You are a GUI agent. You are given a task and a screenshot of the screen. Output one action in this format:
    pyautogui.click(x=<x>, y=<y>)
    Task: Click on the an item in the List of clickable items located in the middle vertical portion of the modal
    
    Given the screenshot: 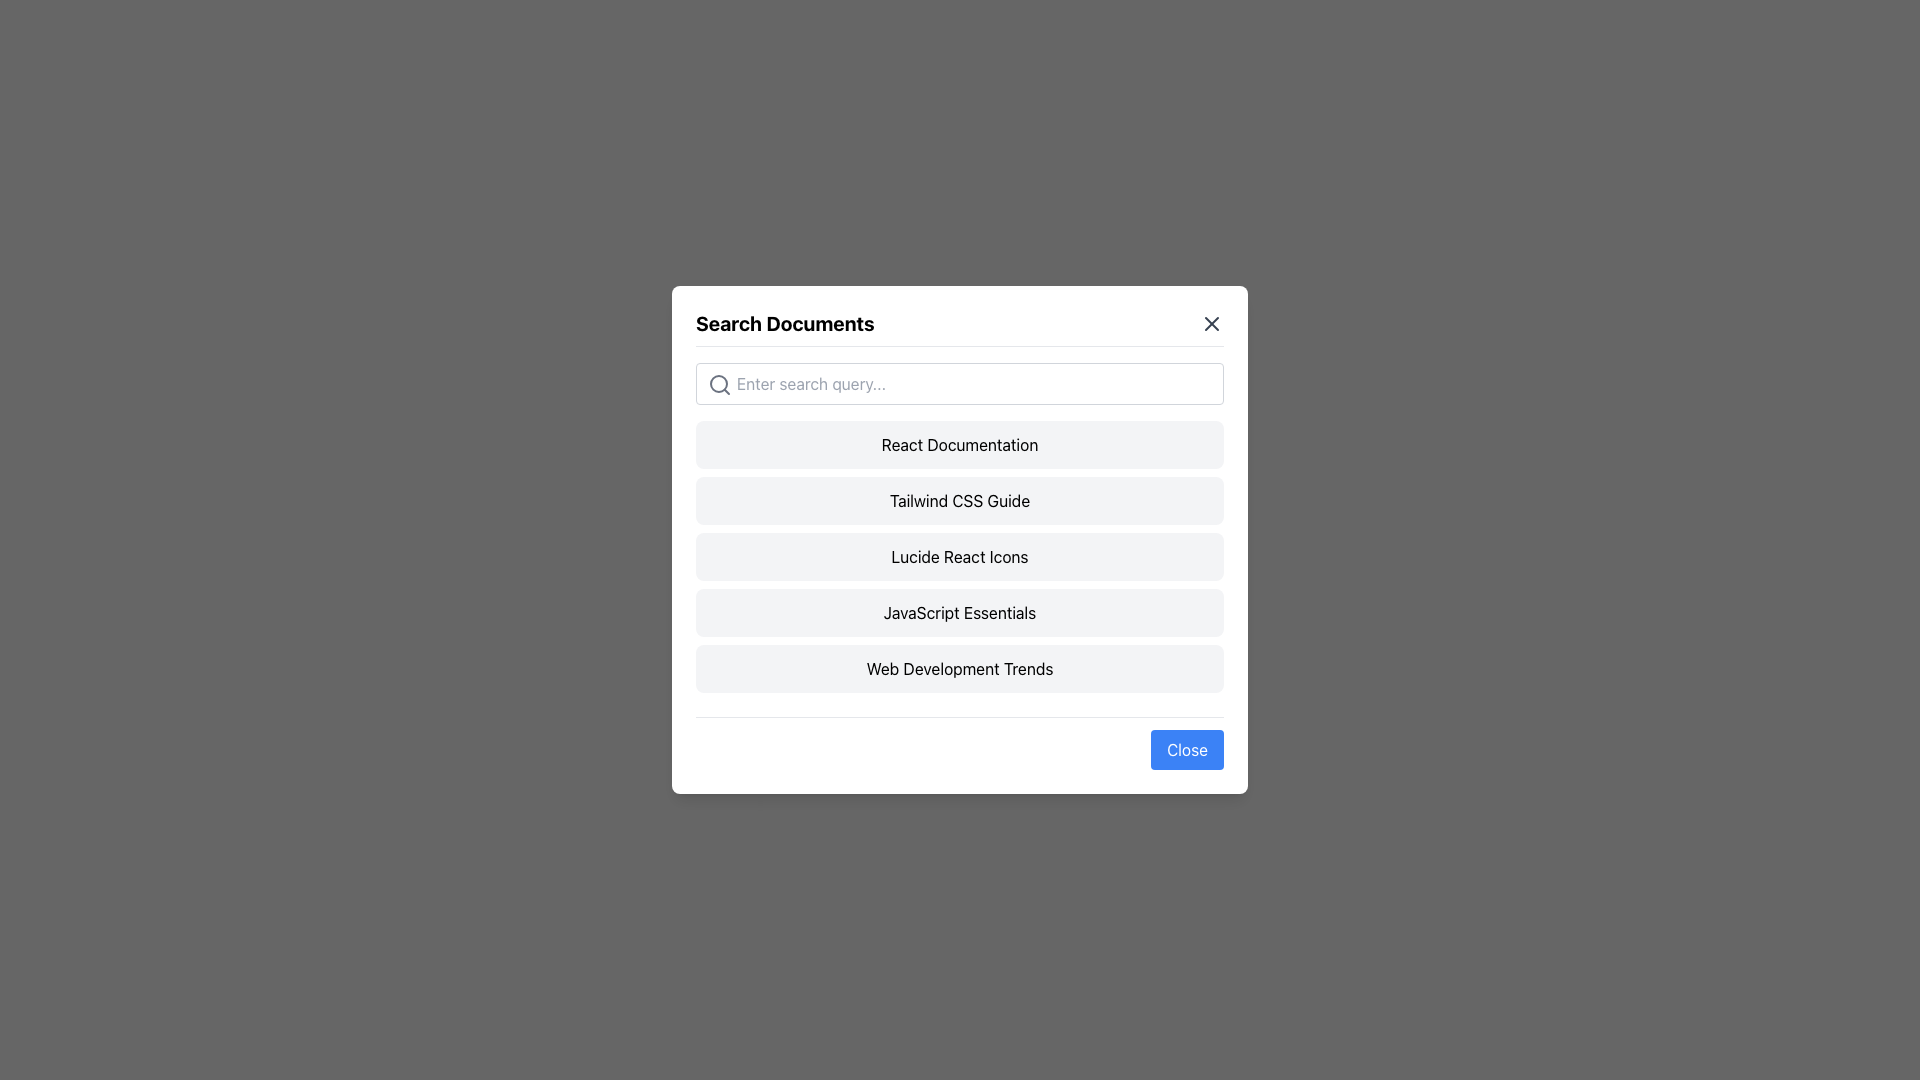 What is the action you would take?
    pyautogui.click(x=960, y=527)
    